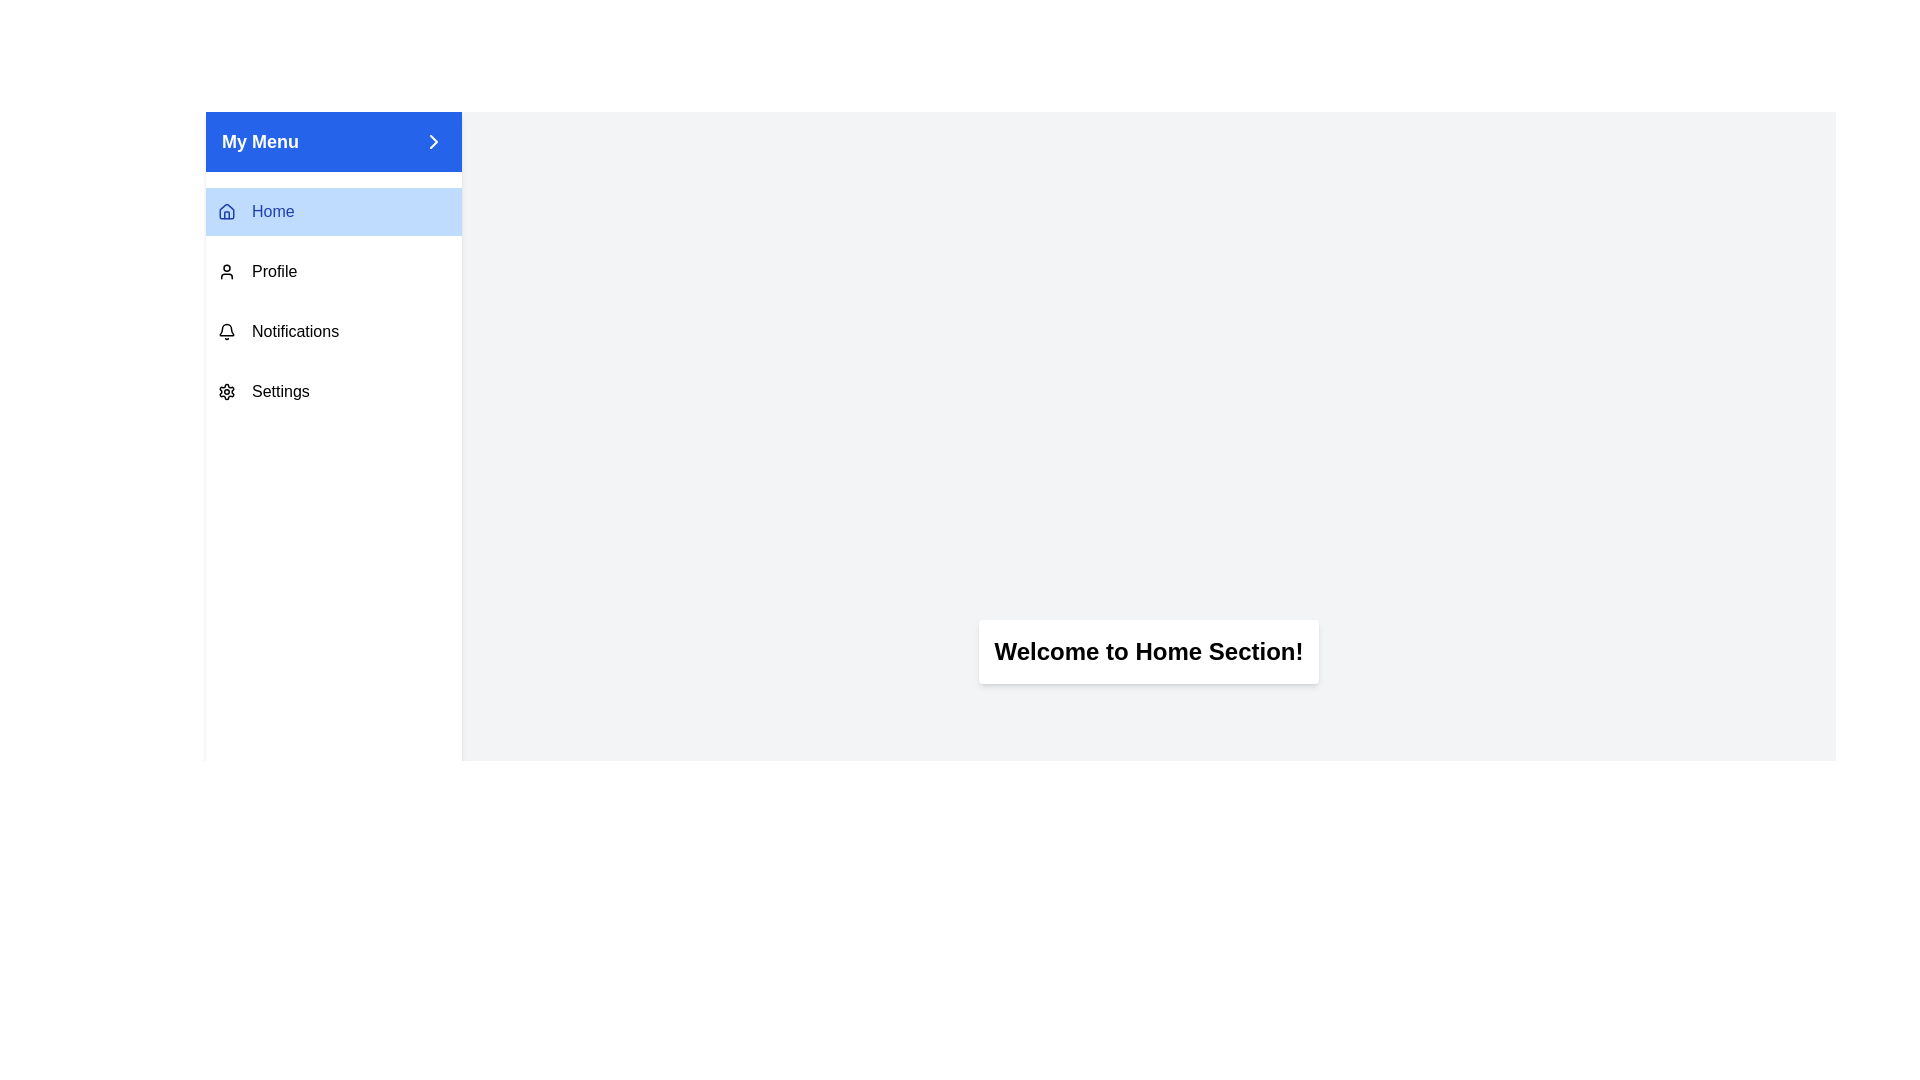 Image resolution: width=1920 pixels, height=1080 pixels. What do you see at coordinates (432, 141) in the screenshot?
I see `the Chevron-Right icon/button located at the far right of the 'My Menu' blue header section, which indicates a collapsible menu or navigation action` at bounding box center [432, 141].